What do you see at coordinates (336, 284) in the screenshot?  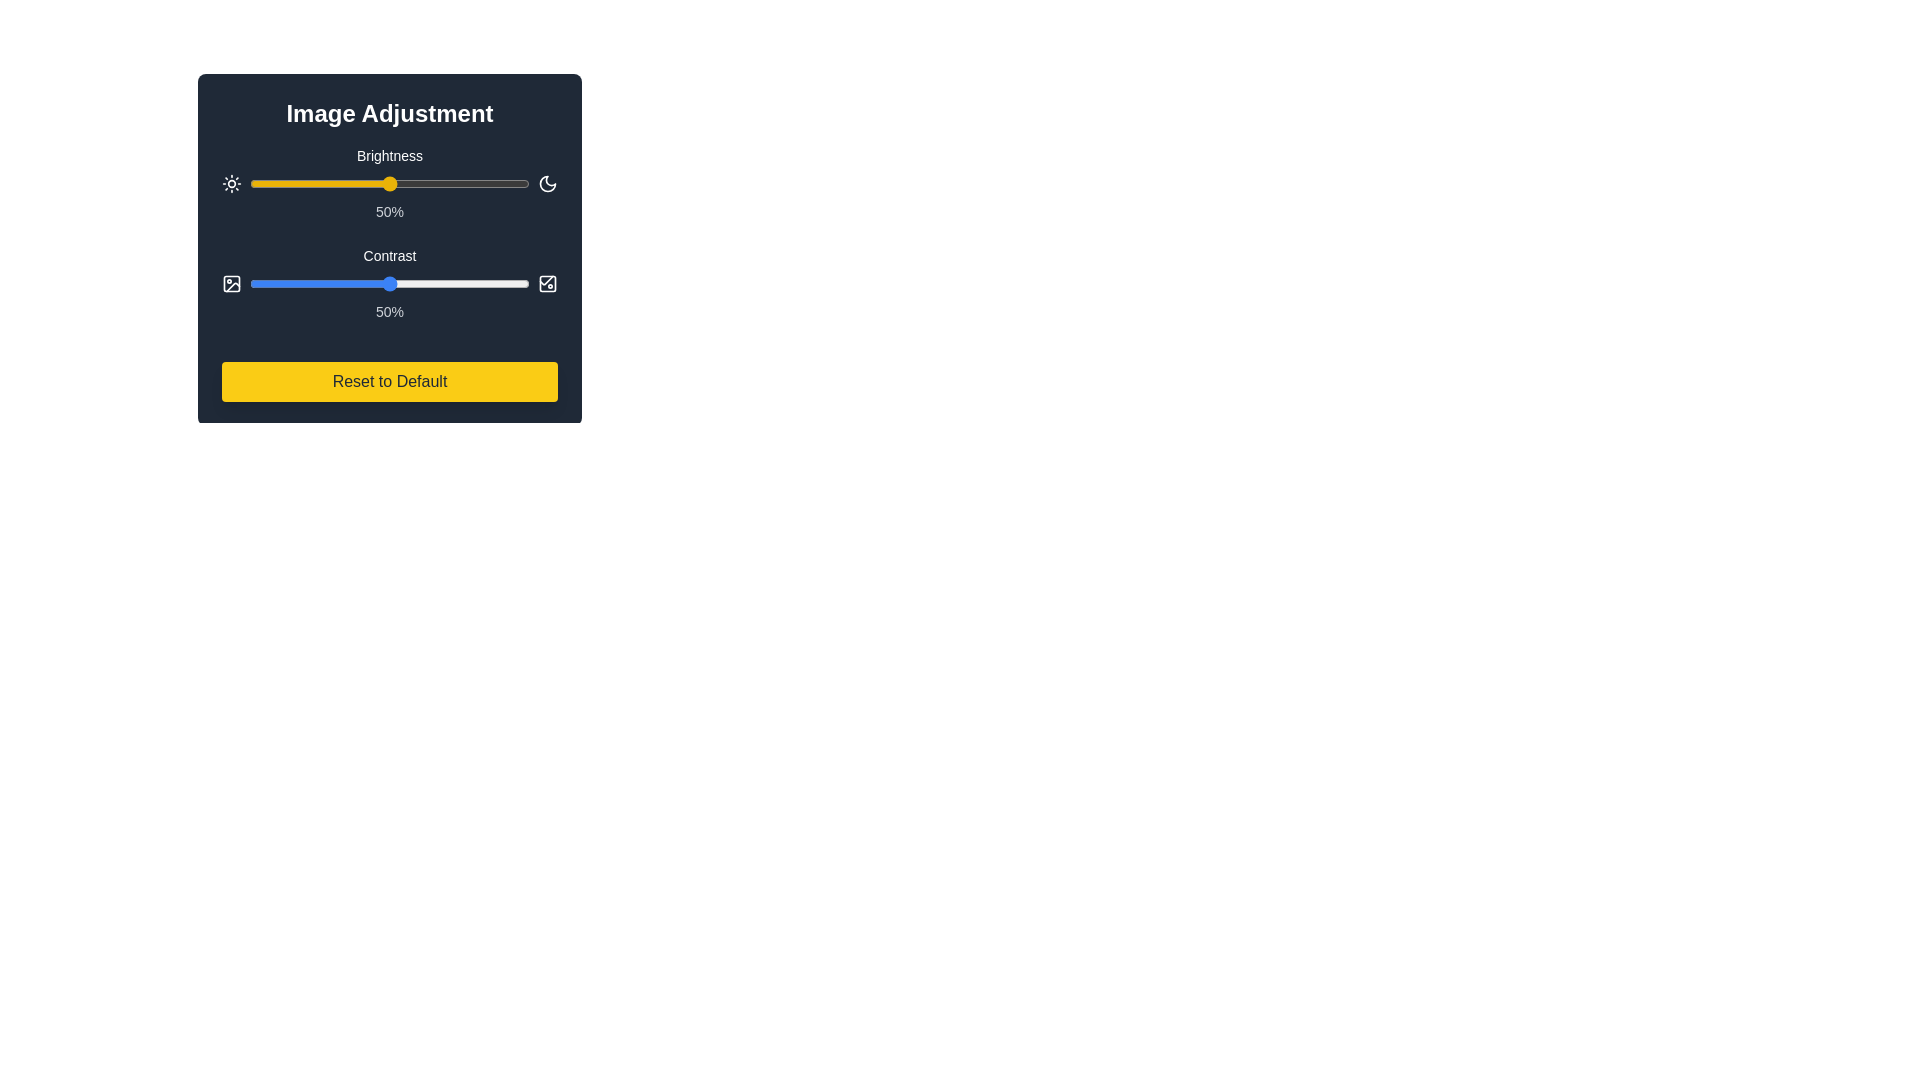 I see `the contrast level` at bounding box center [336, 284].